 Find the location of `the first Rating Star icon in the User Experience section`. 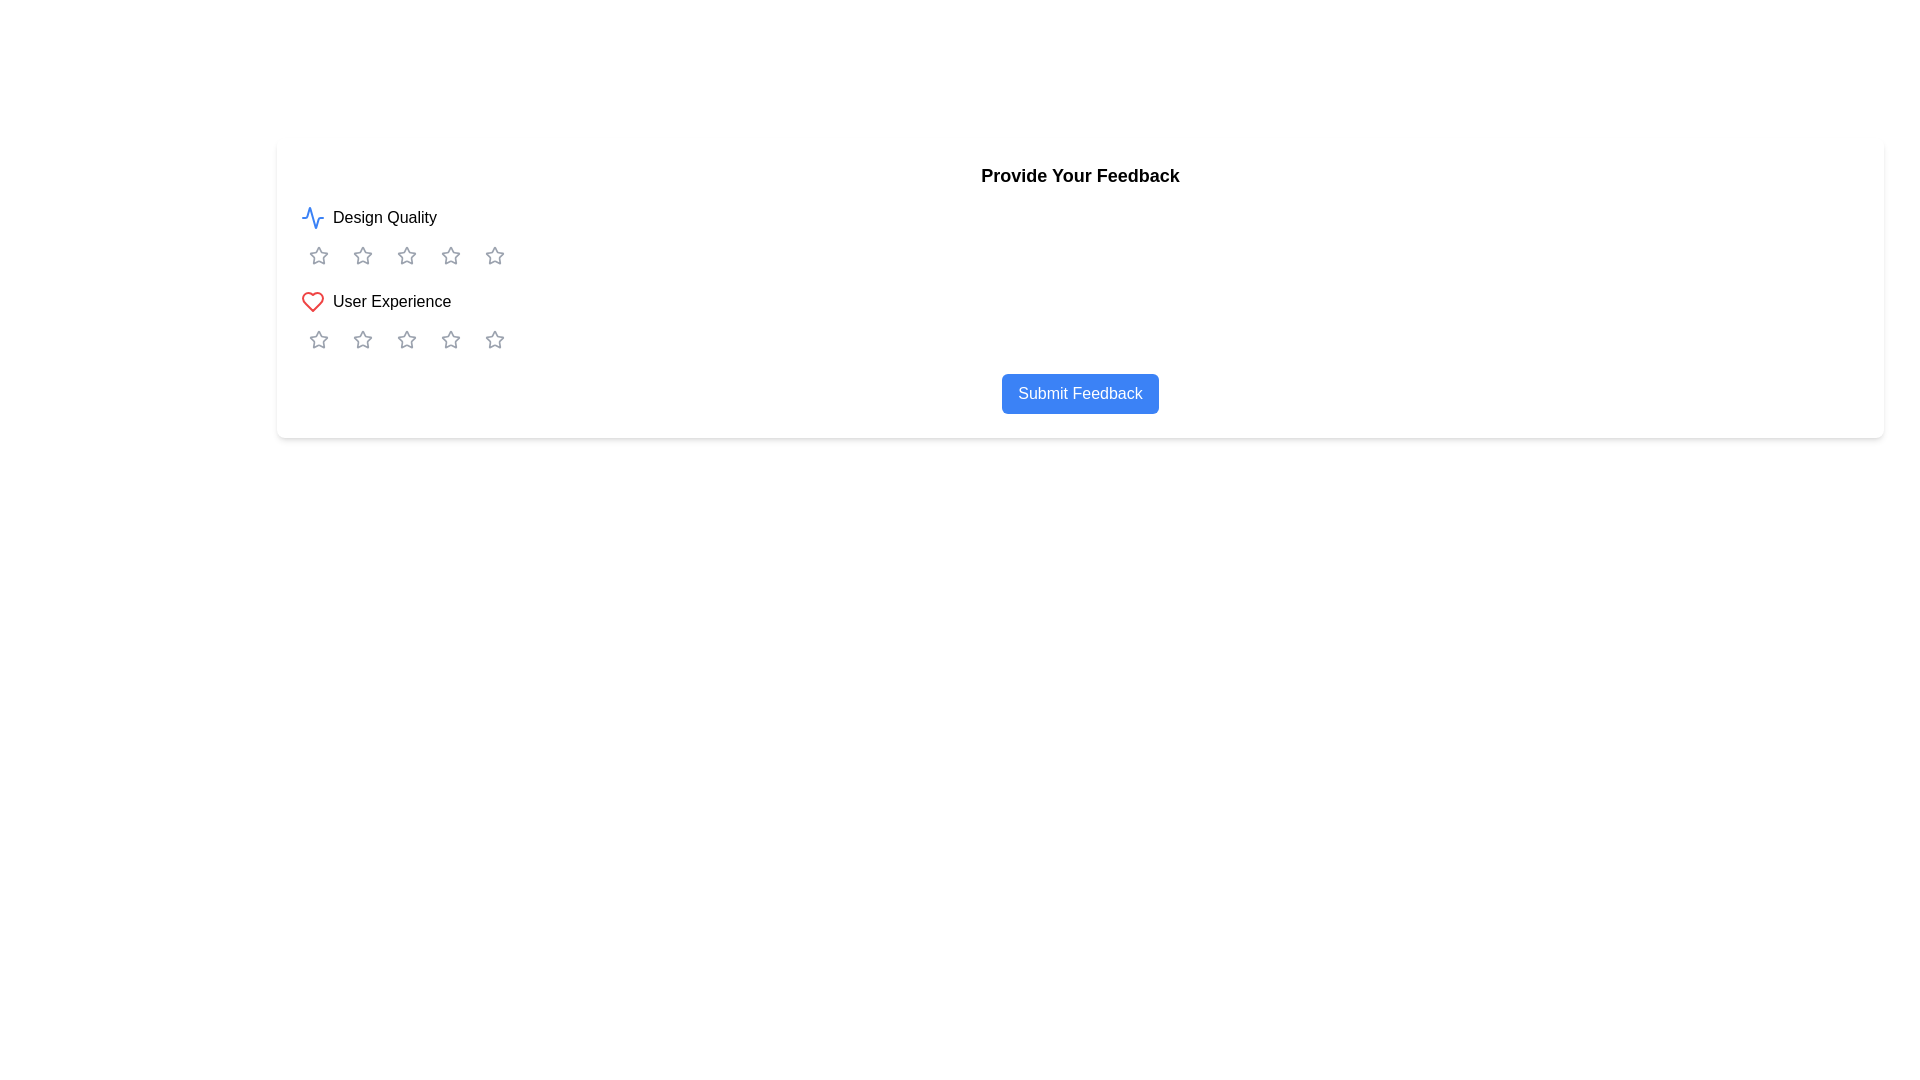

the first Rating Star icon in the User Experience section is located at coordinates (317, 338).